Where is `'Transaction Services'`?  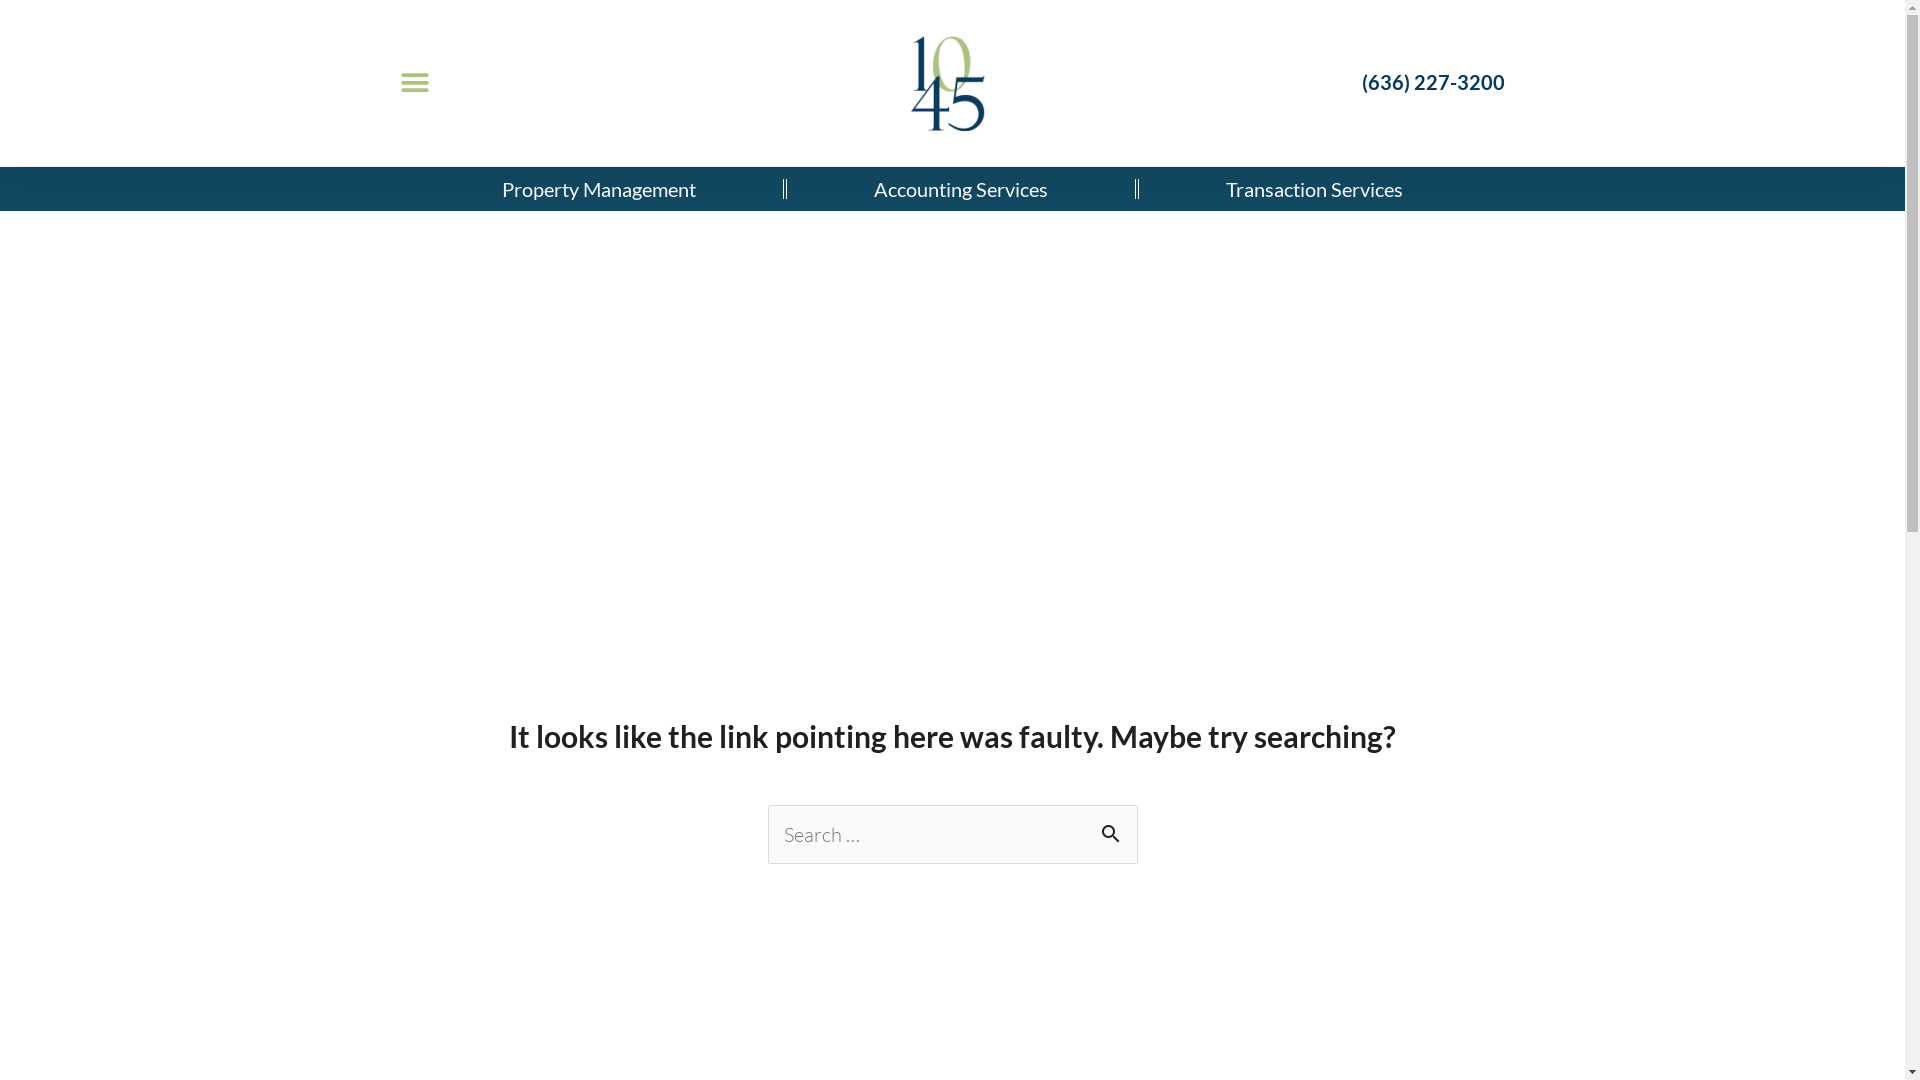
'Transaction Services' is located at coordinates (1314, 189).